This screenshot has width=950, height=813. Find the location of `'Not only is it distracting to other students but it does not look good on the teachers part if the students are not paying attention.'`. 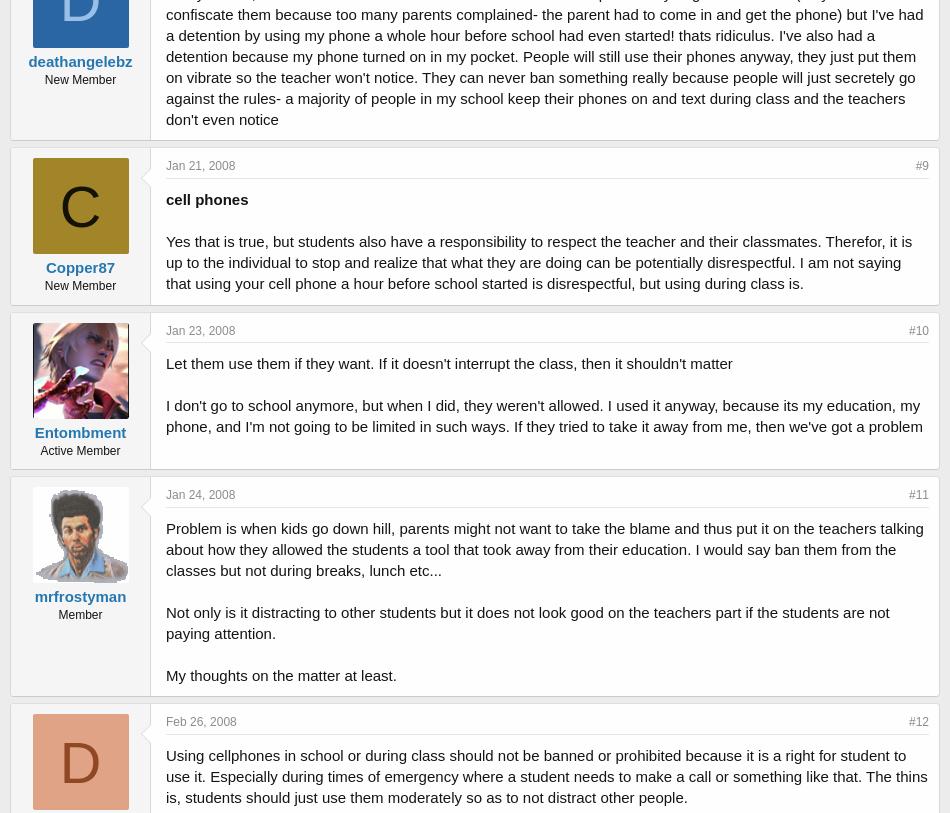

'Not only is it distracting to other students but it does not look good on the teachers part if the students are not paying attention.' is located at coordinates (527, 623).